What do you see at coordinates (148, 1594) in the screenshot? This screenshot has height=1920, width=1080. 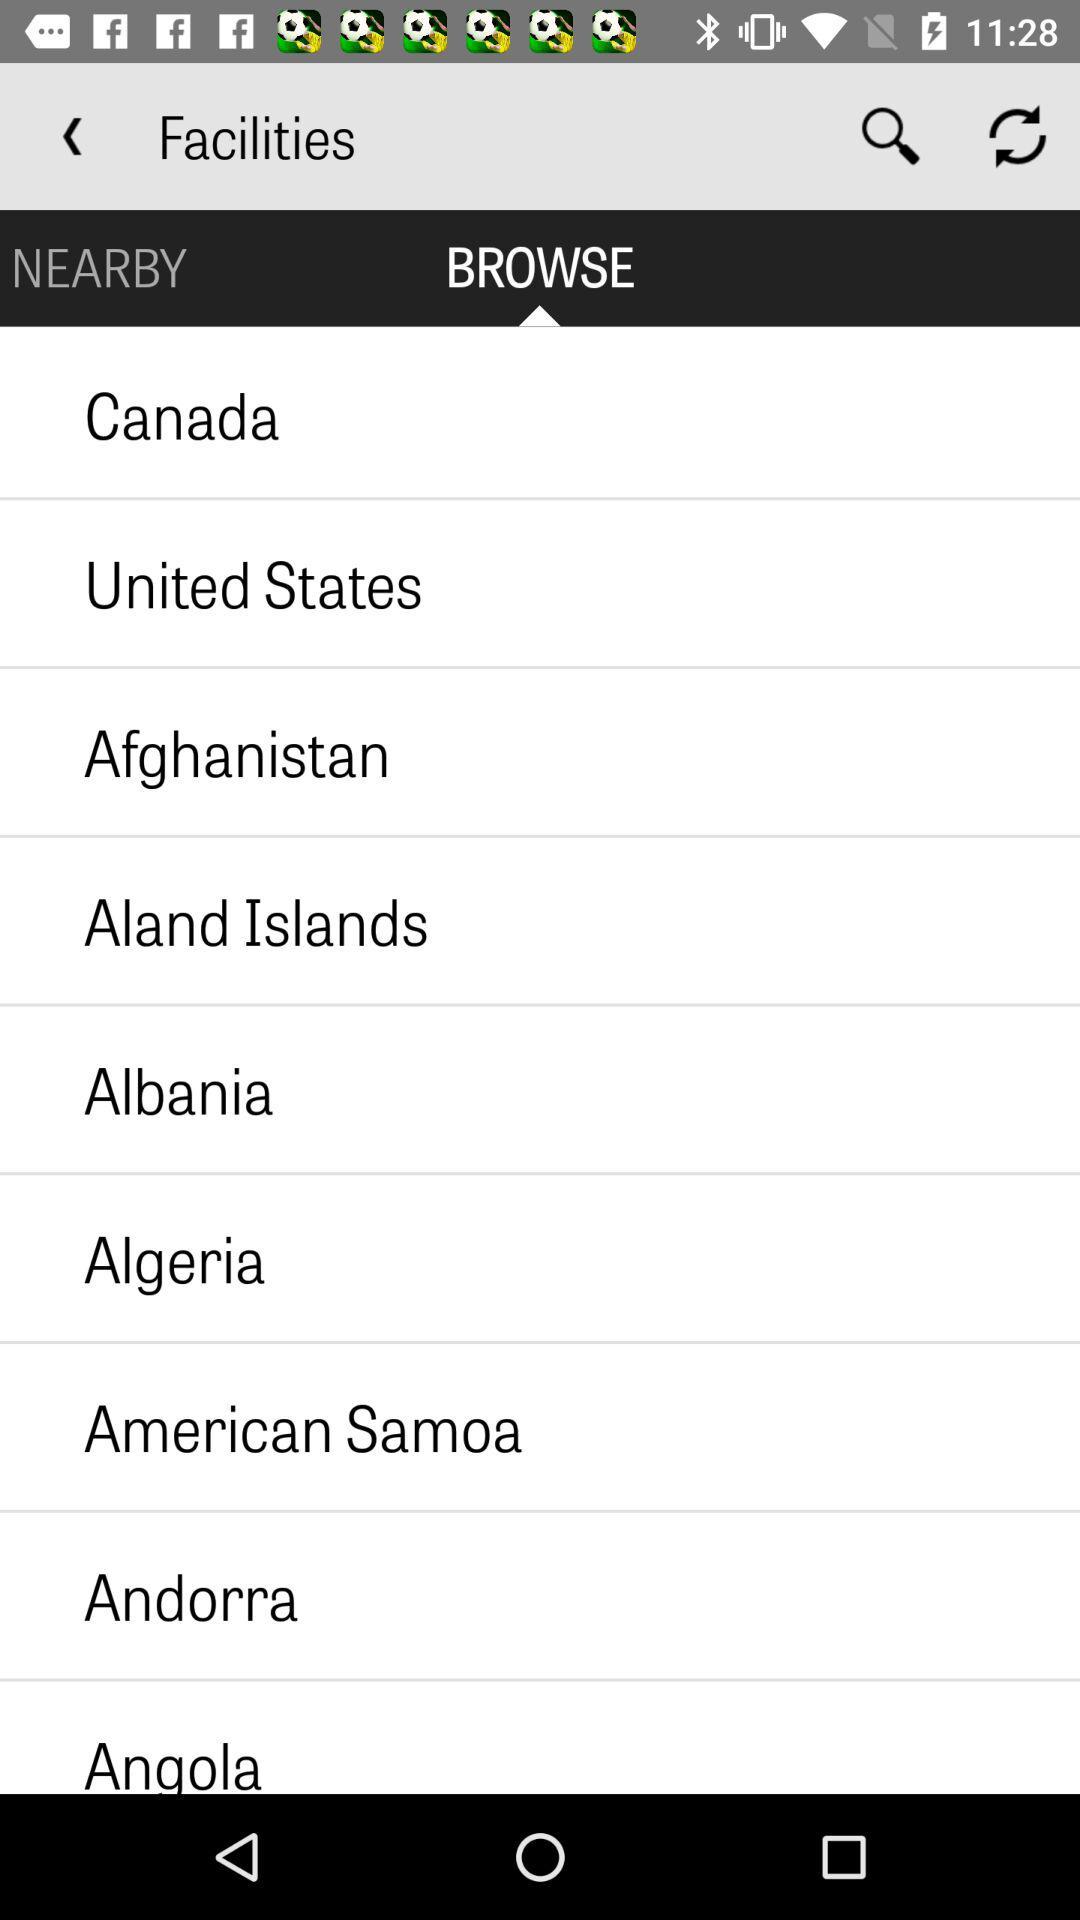 I see `icon above the angola icon` at bounding box center [148, 1594].